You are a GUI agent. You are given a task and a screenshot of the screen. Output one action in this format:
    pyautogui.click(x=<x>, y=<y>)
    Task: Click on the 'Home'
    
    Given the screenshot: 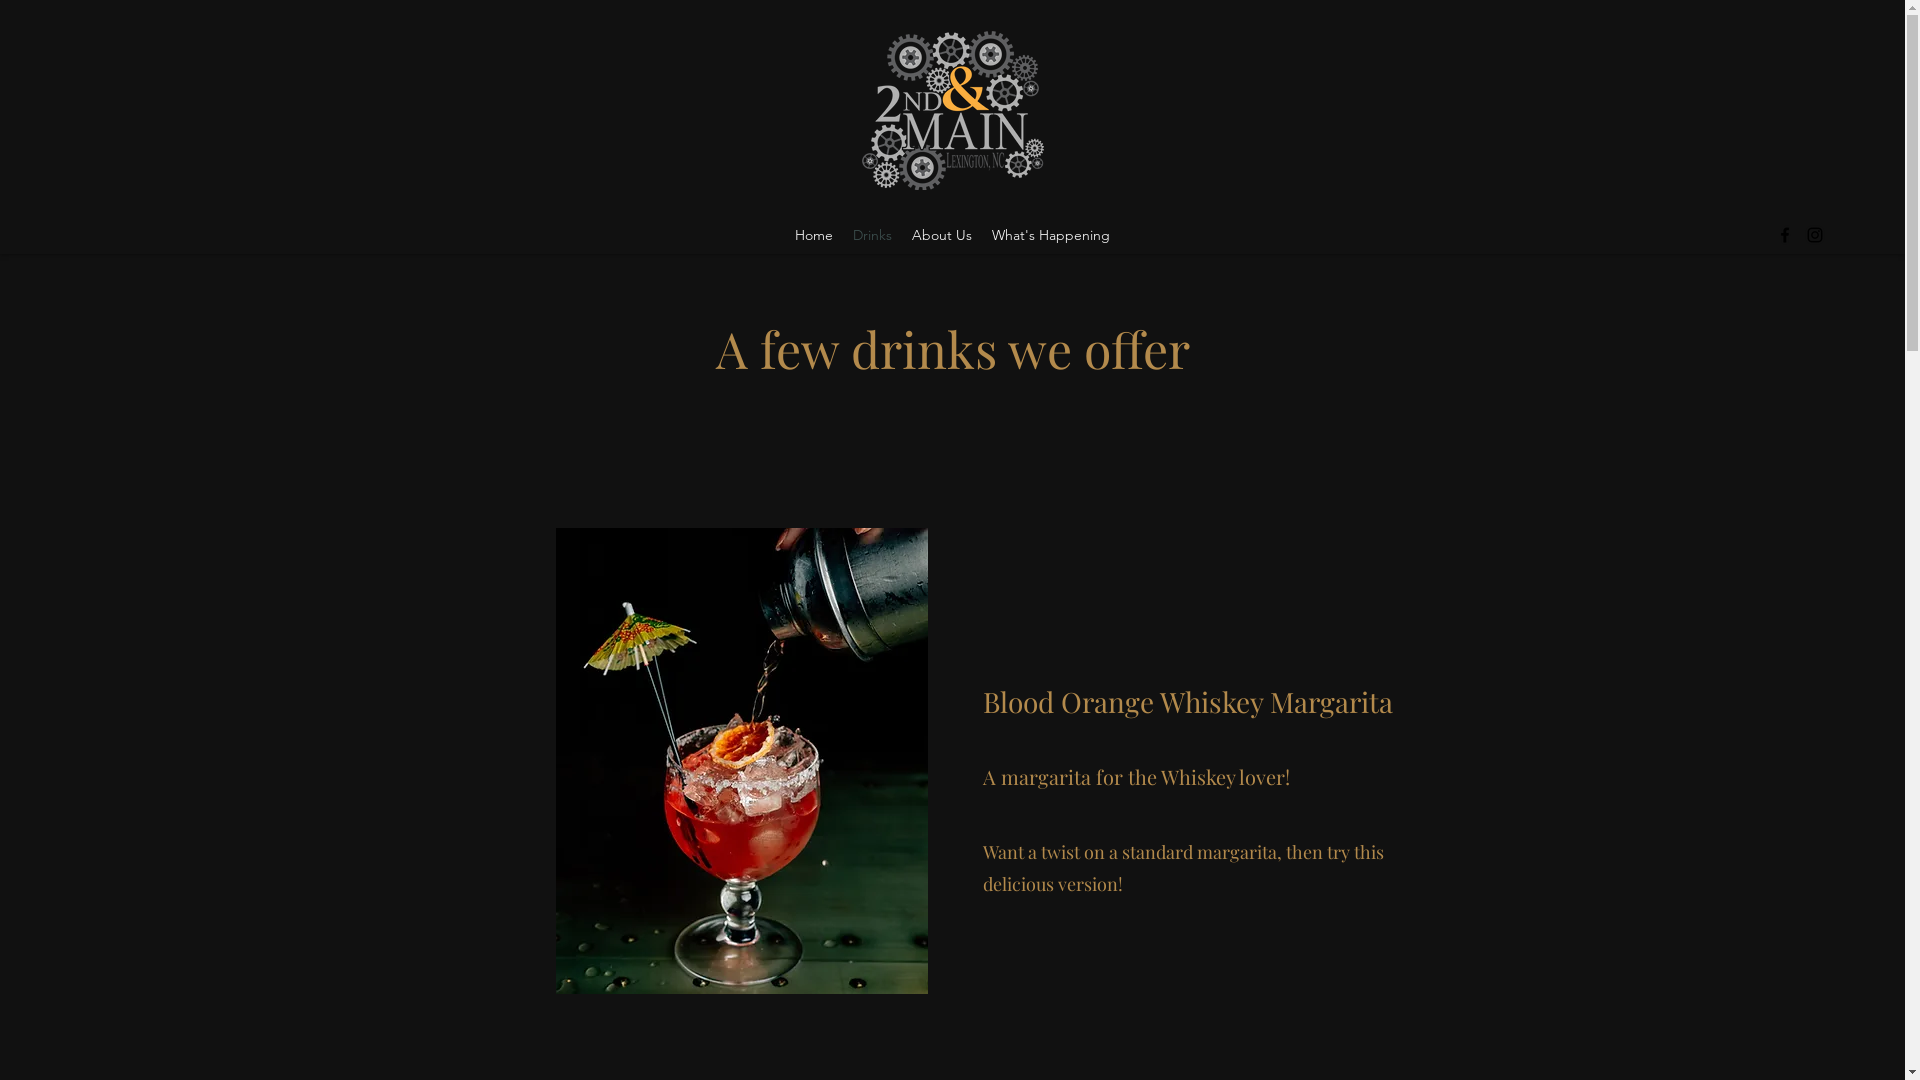 What is the action you would take?
    pyautogui.click(x=784, y=234)
    